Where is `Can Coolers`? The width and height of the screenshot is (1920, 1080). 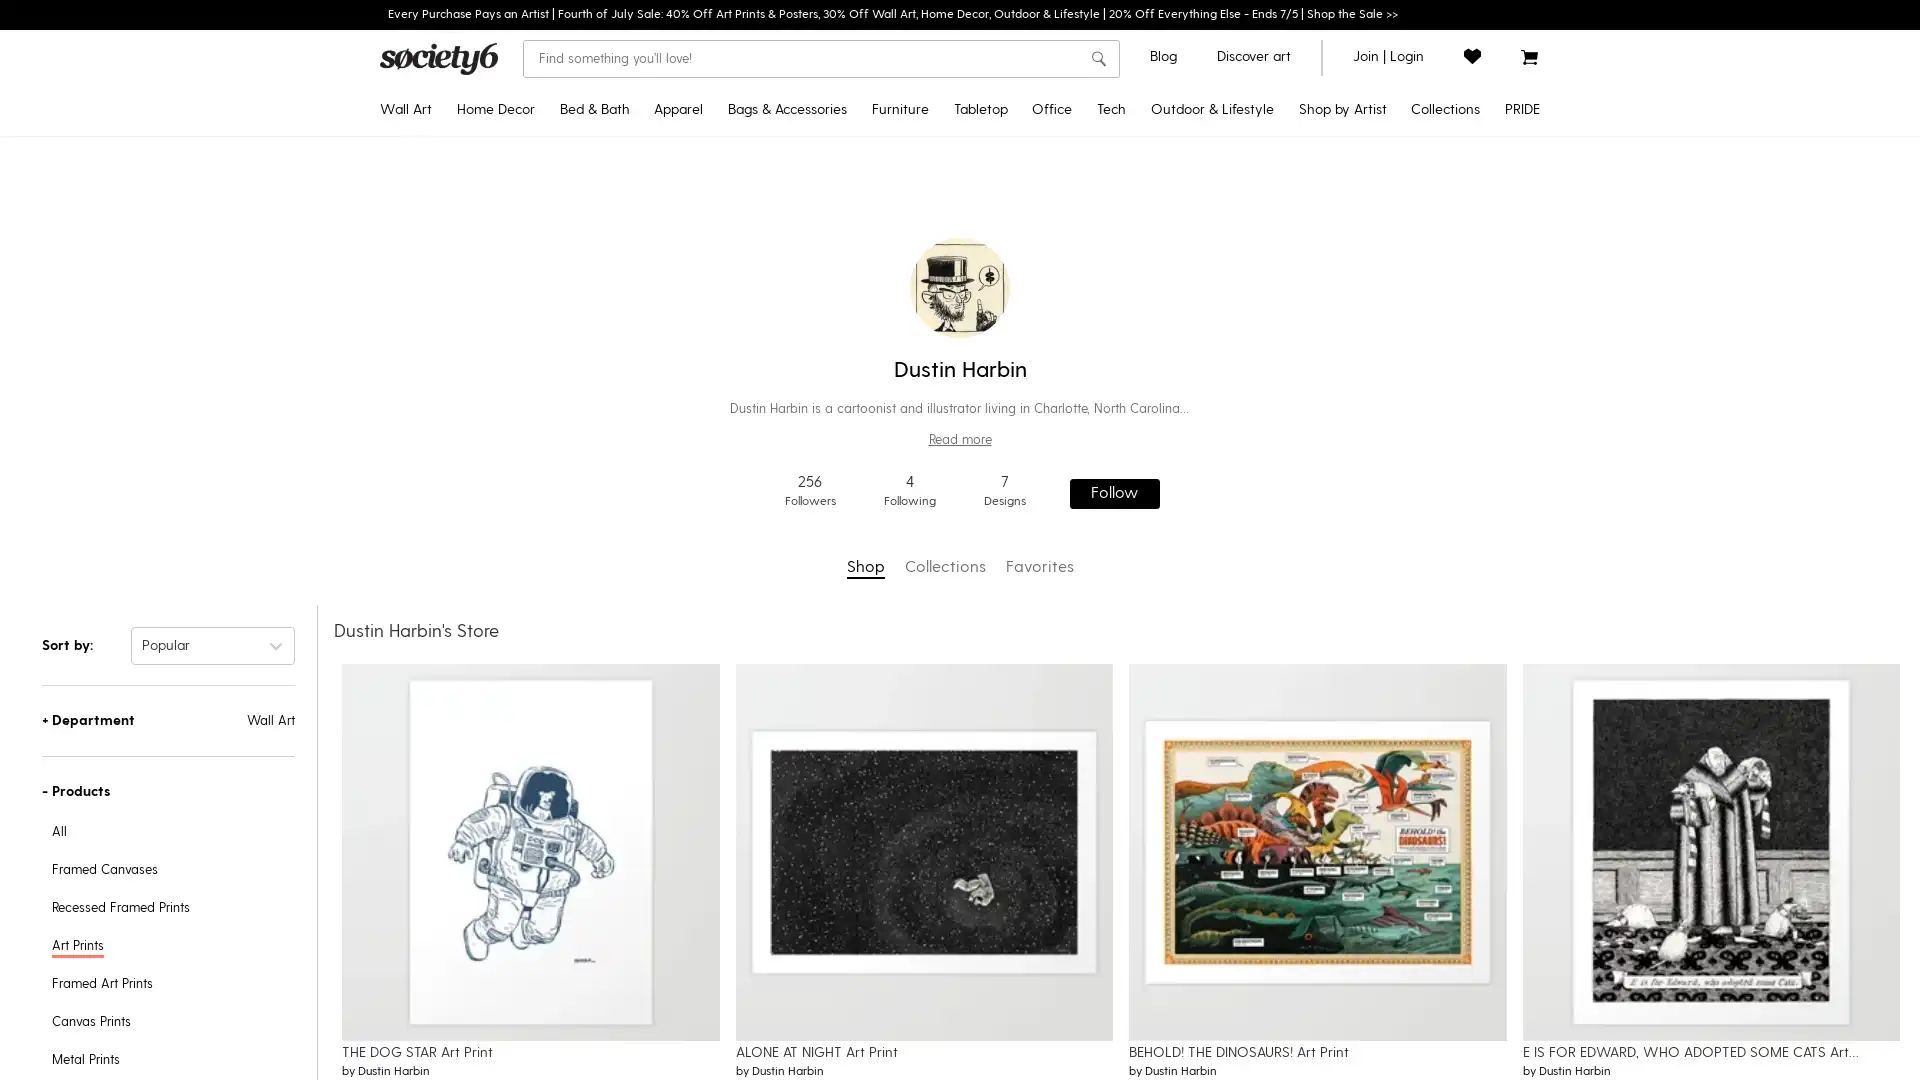
Can Coolers is located at coordinates (1238, 418).